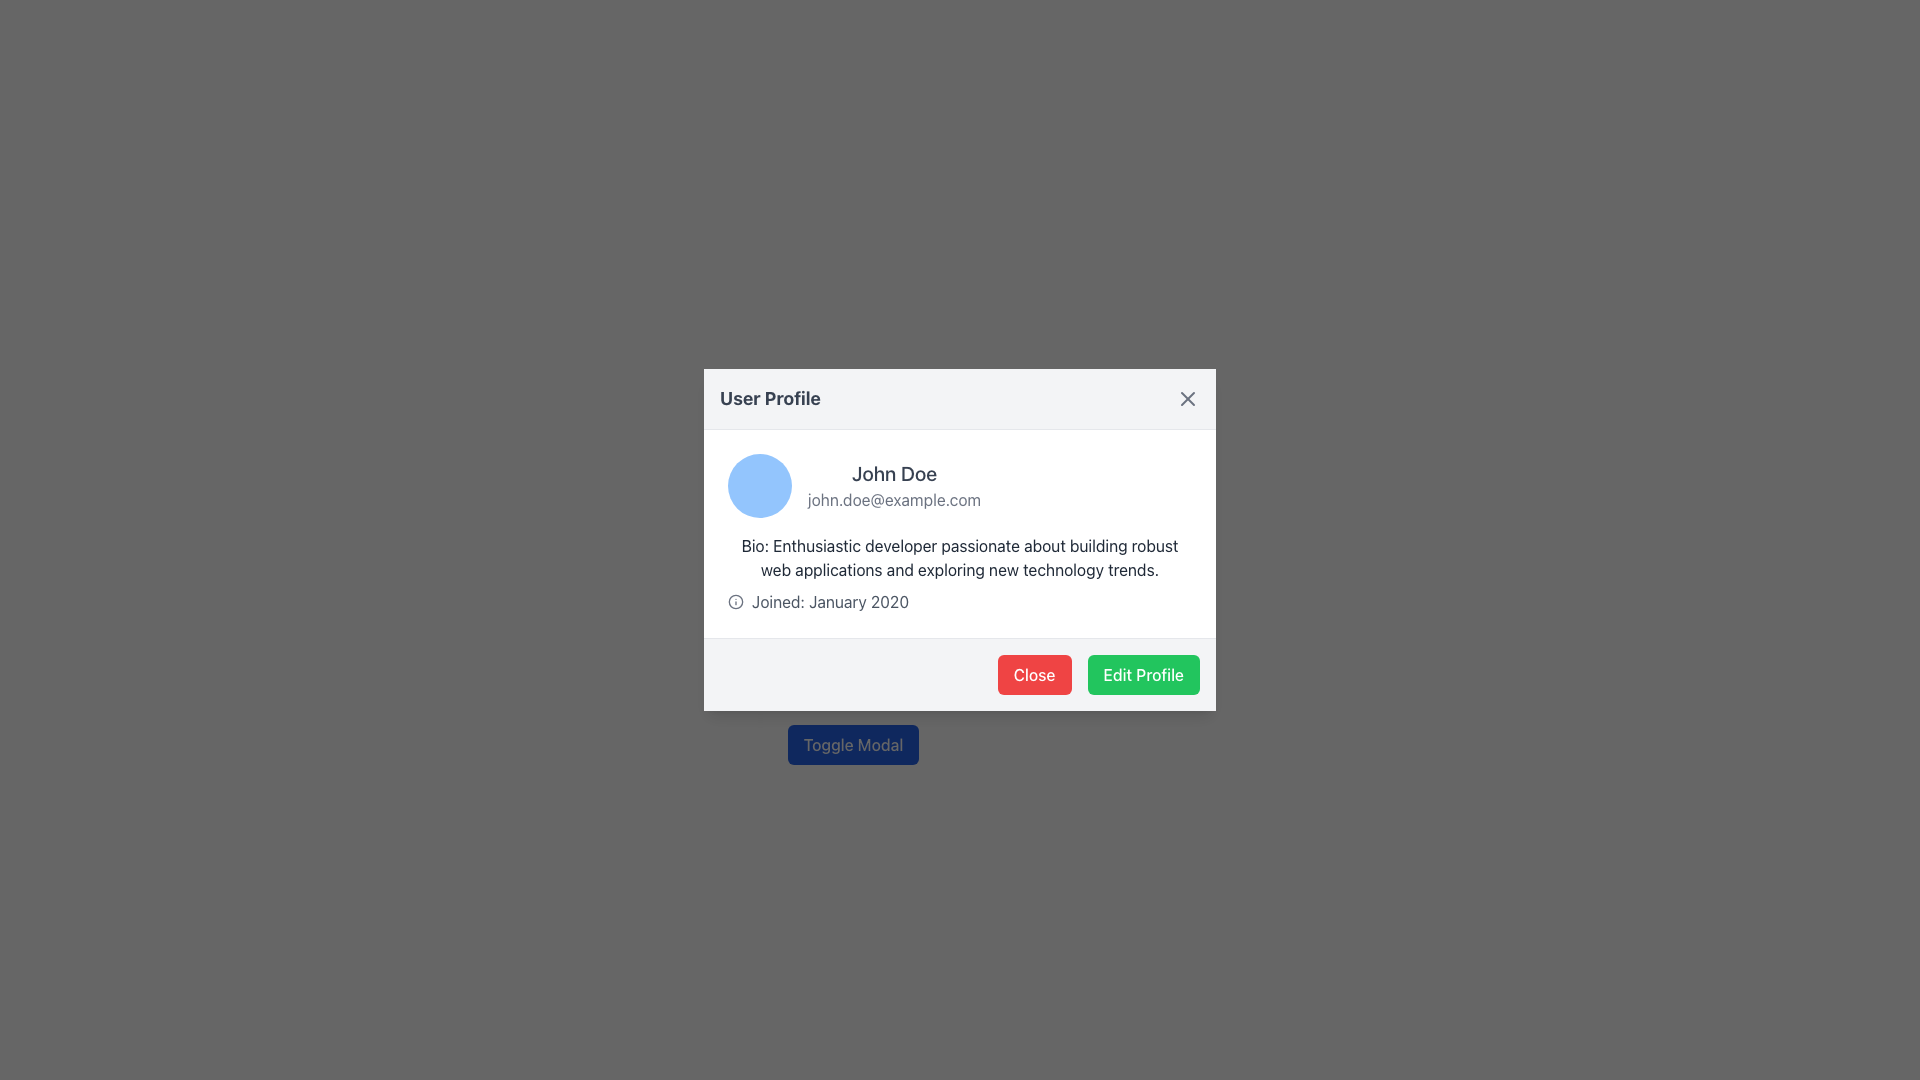 This screenshot has width=1920, height=1080. What do you see at coordinates (734, 600) in the screenshot?
I see `the small circular information icon with a light gray outline and a centered letter 'i'` at bounding box center [734, 600].